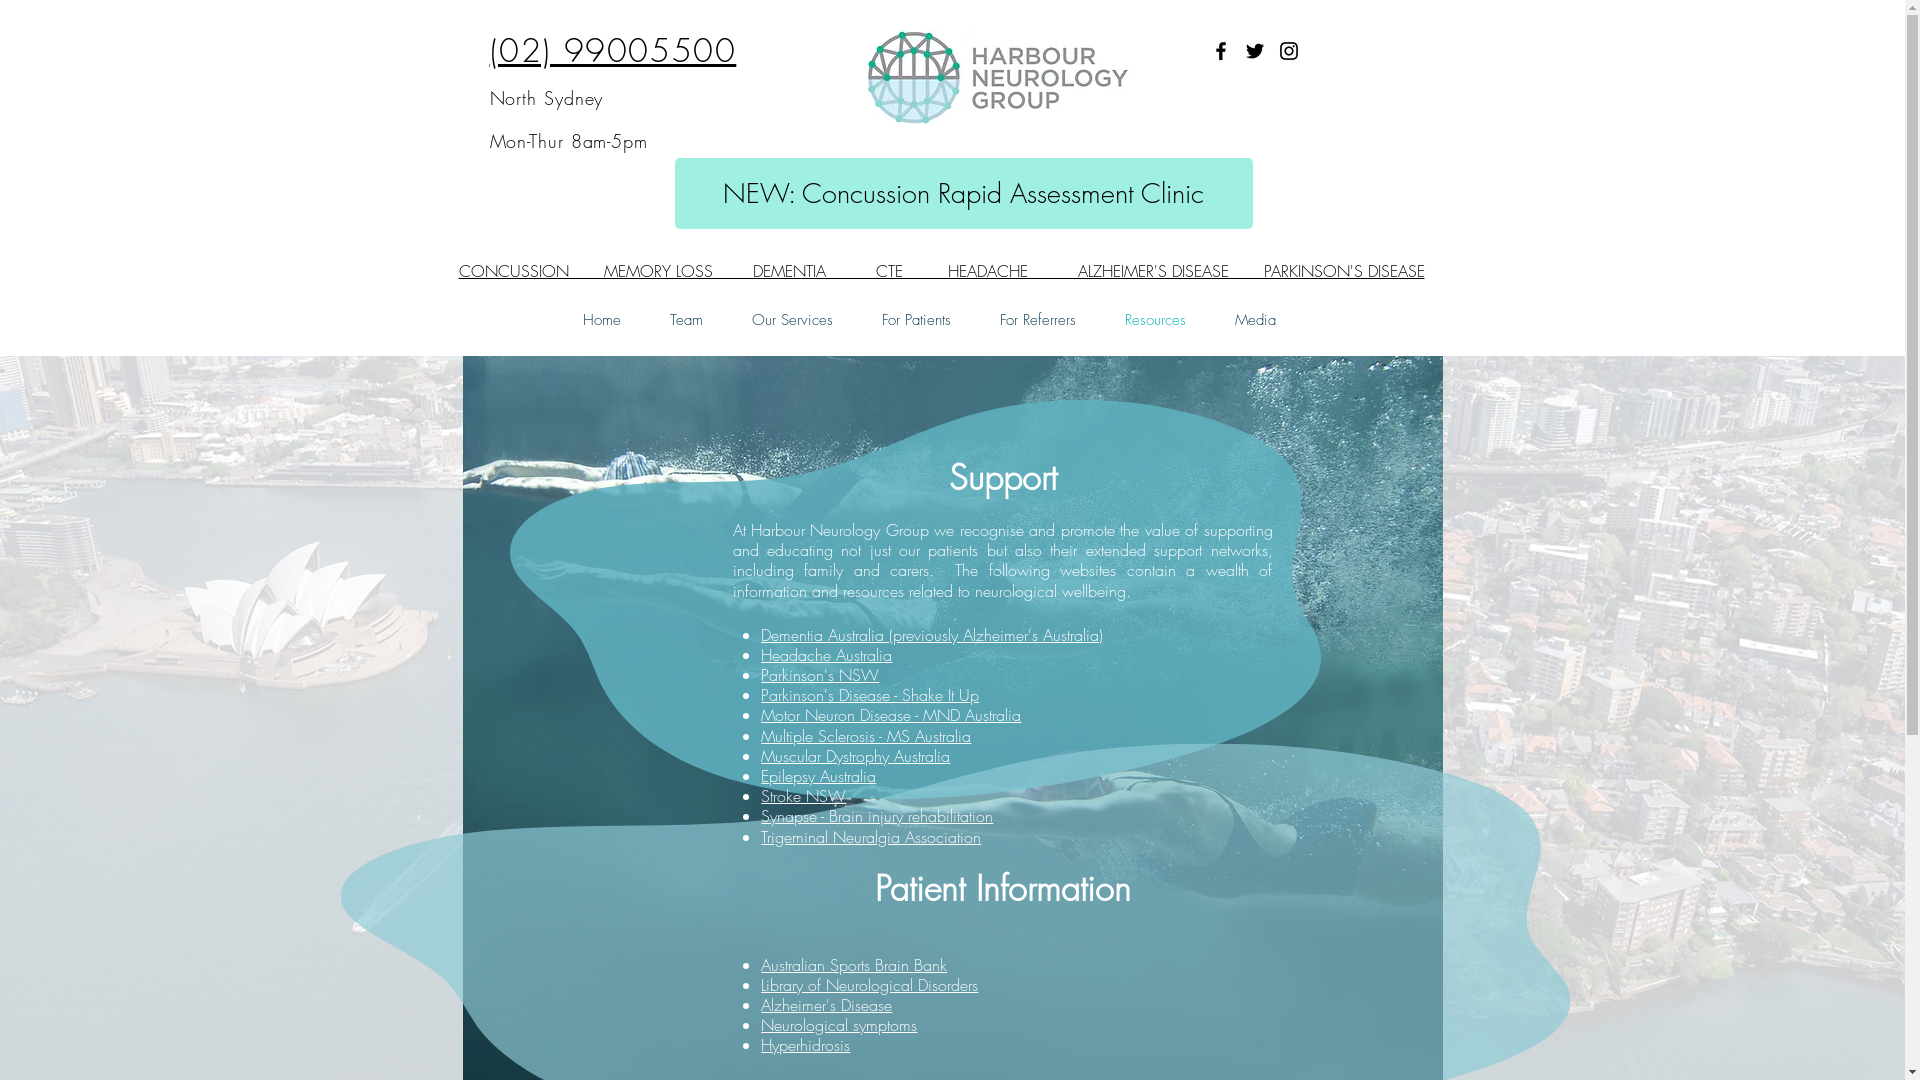 This screenshot has height=1080, width=1920. Describe the element at coordinates (826, 1005) in the screenshot. I see `'Alzheimer's Disease'` at that location.